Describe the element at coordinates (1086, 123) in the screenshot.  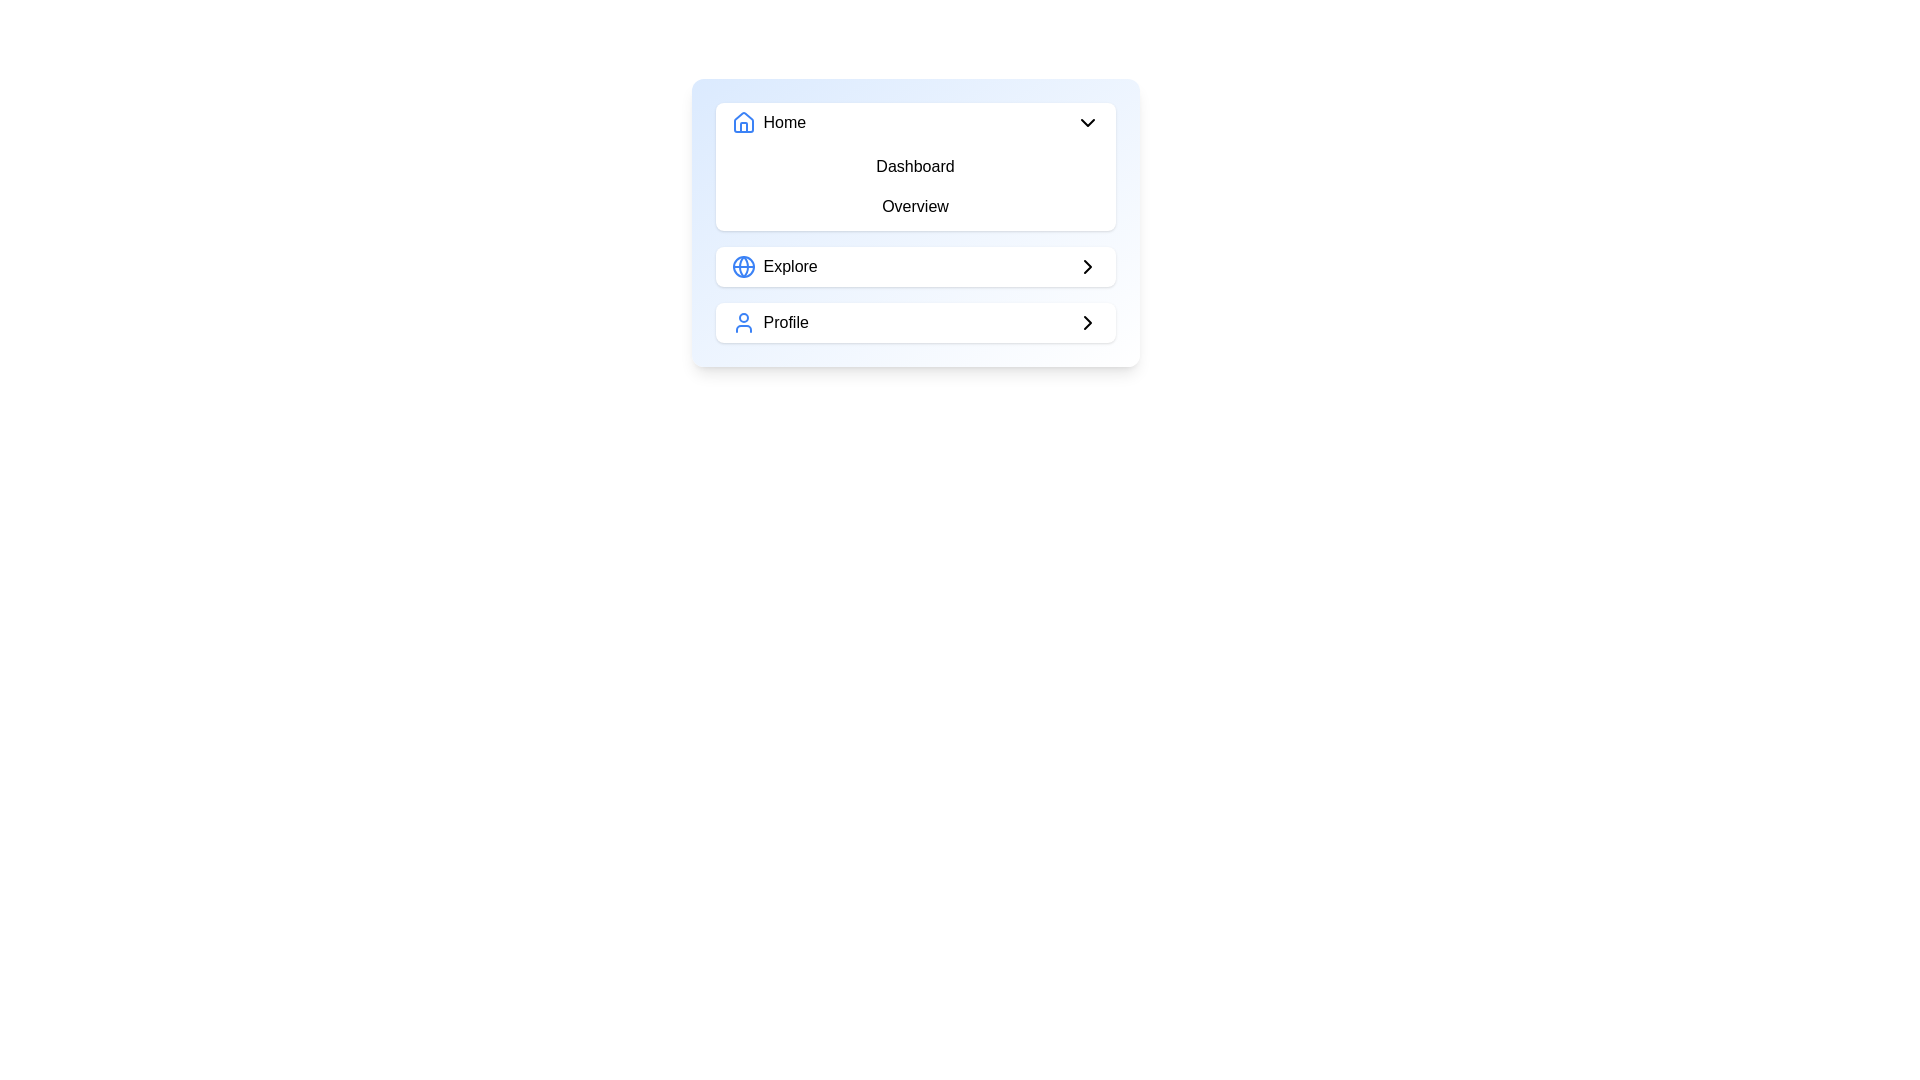
I see `the Chevron Icon located at the far right of the 'Home' menu item, which toggles the dropdown options` at that location.